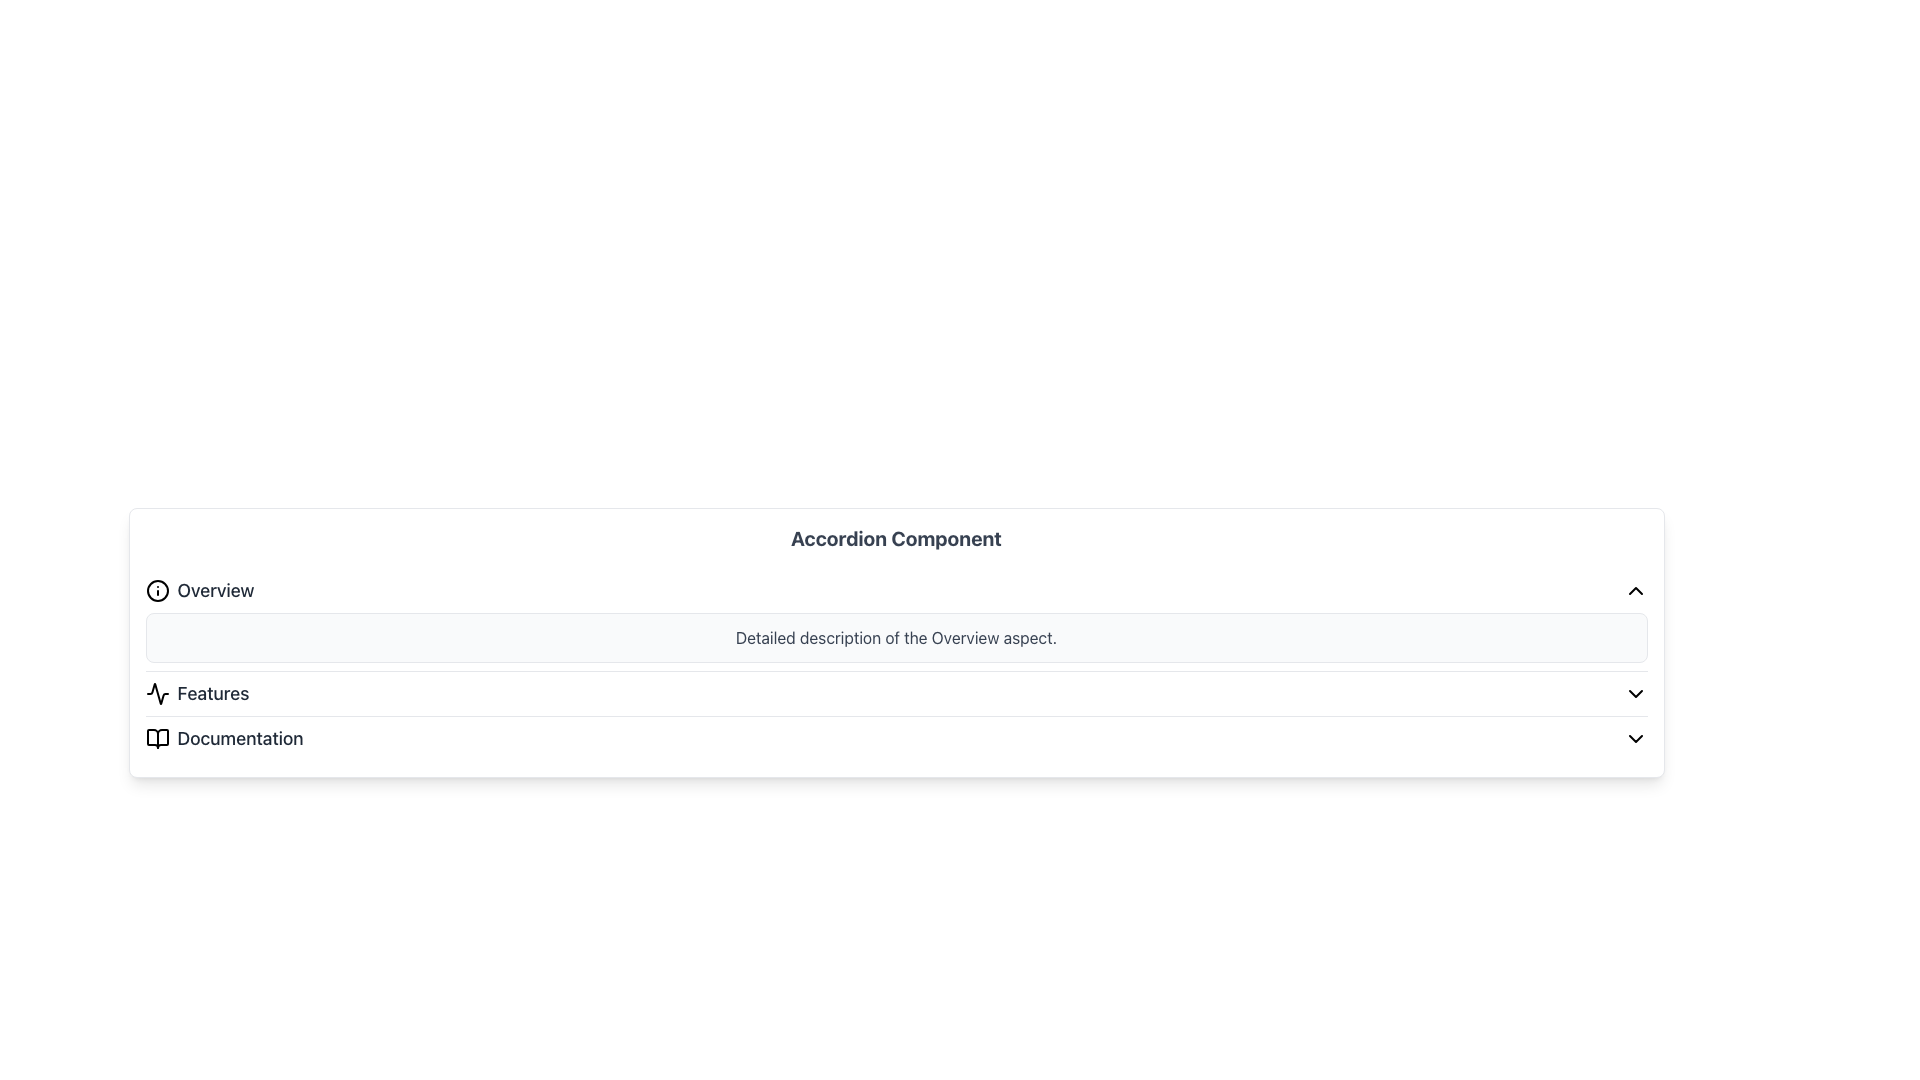 This screenshot has width=1920, height=1080. What do you see at coordinates (200, 589) in the screenshot?
I see `the 'Overview' section header button in the accordion` at bounding box center [200, 589].